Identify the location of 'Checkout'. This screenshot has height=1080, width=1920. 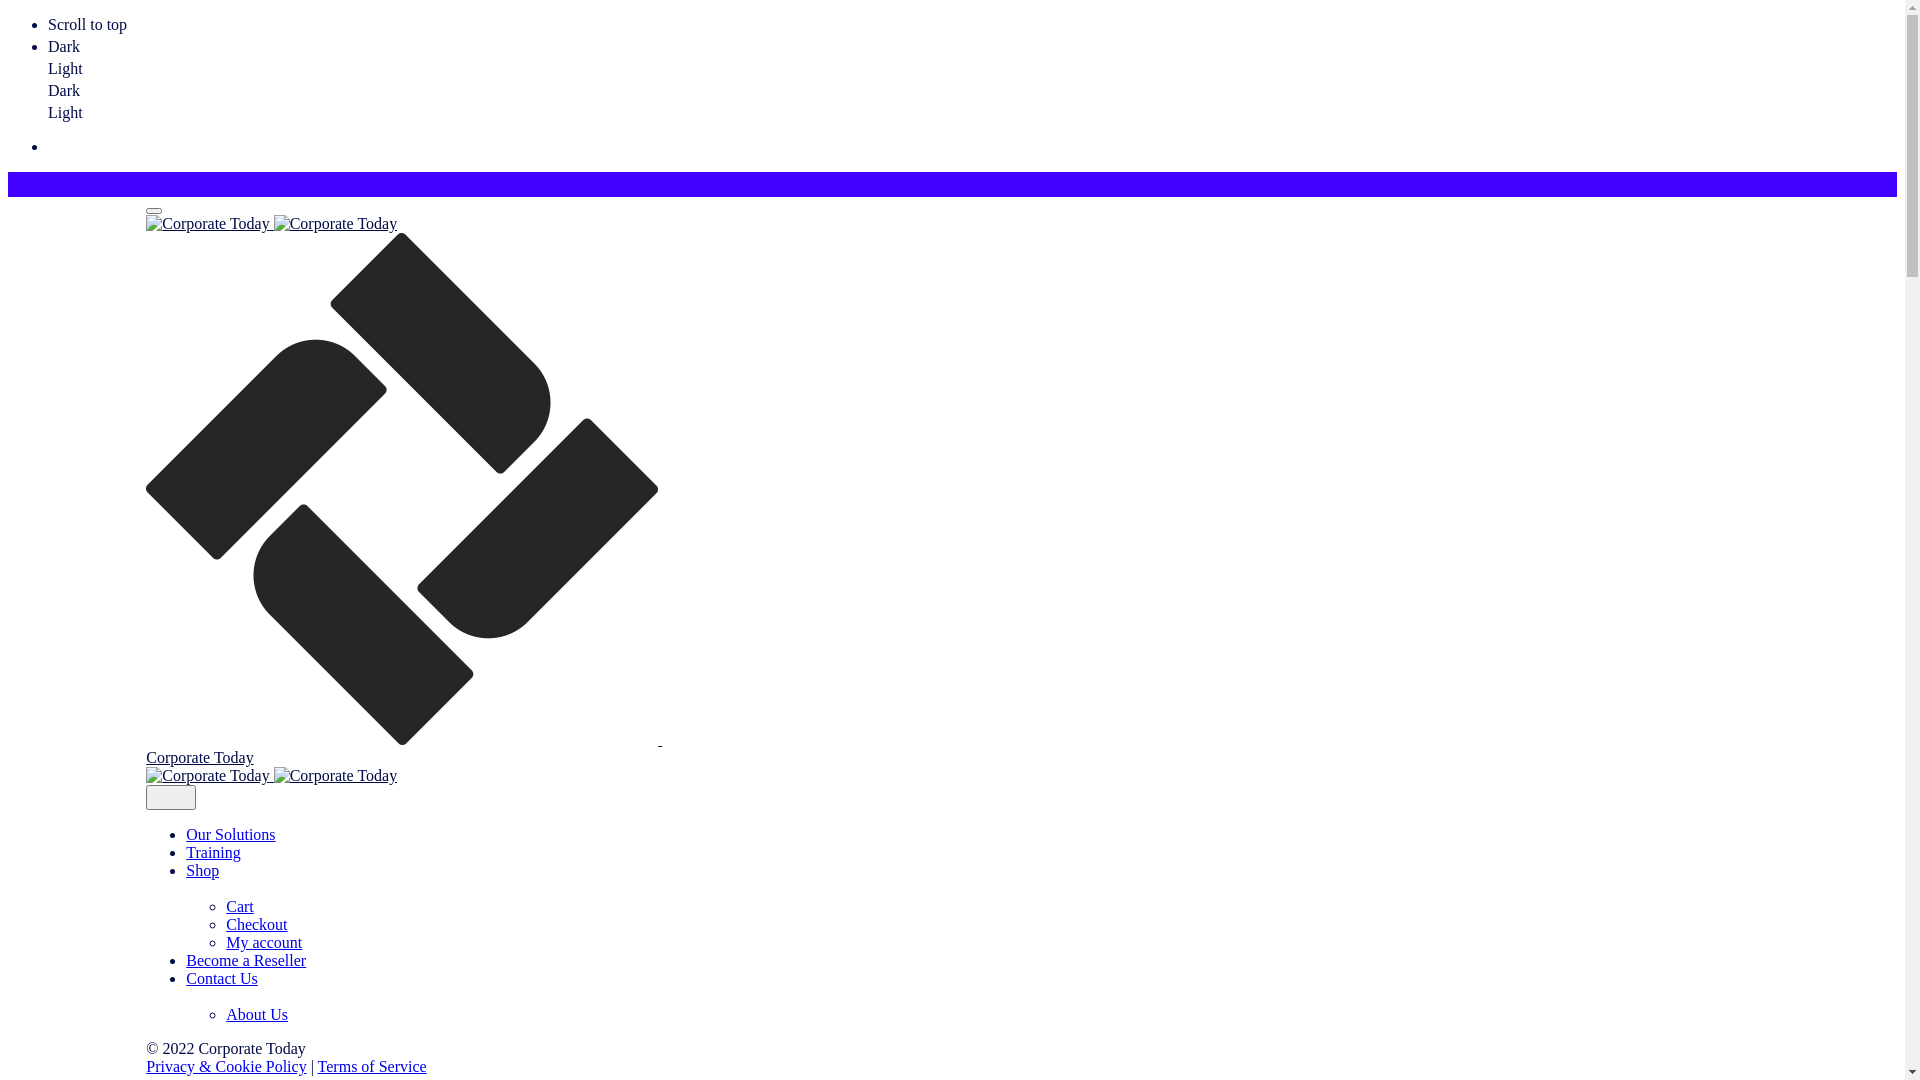
(255, 924).